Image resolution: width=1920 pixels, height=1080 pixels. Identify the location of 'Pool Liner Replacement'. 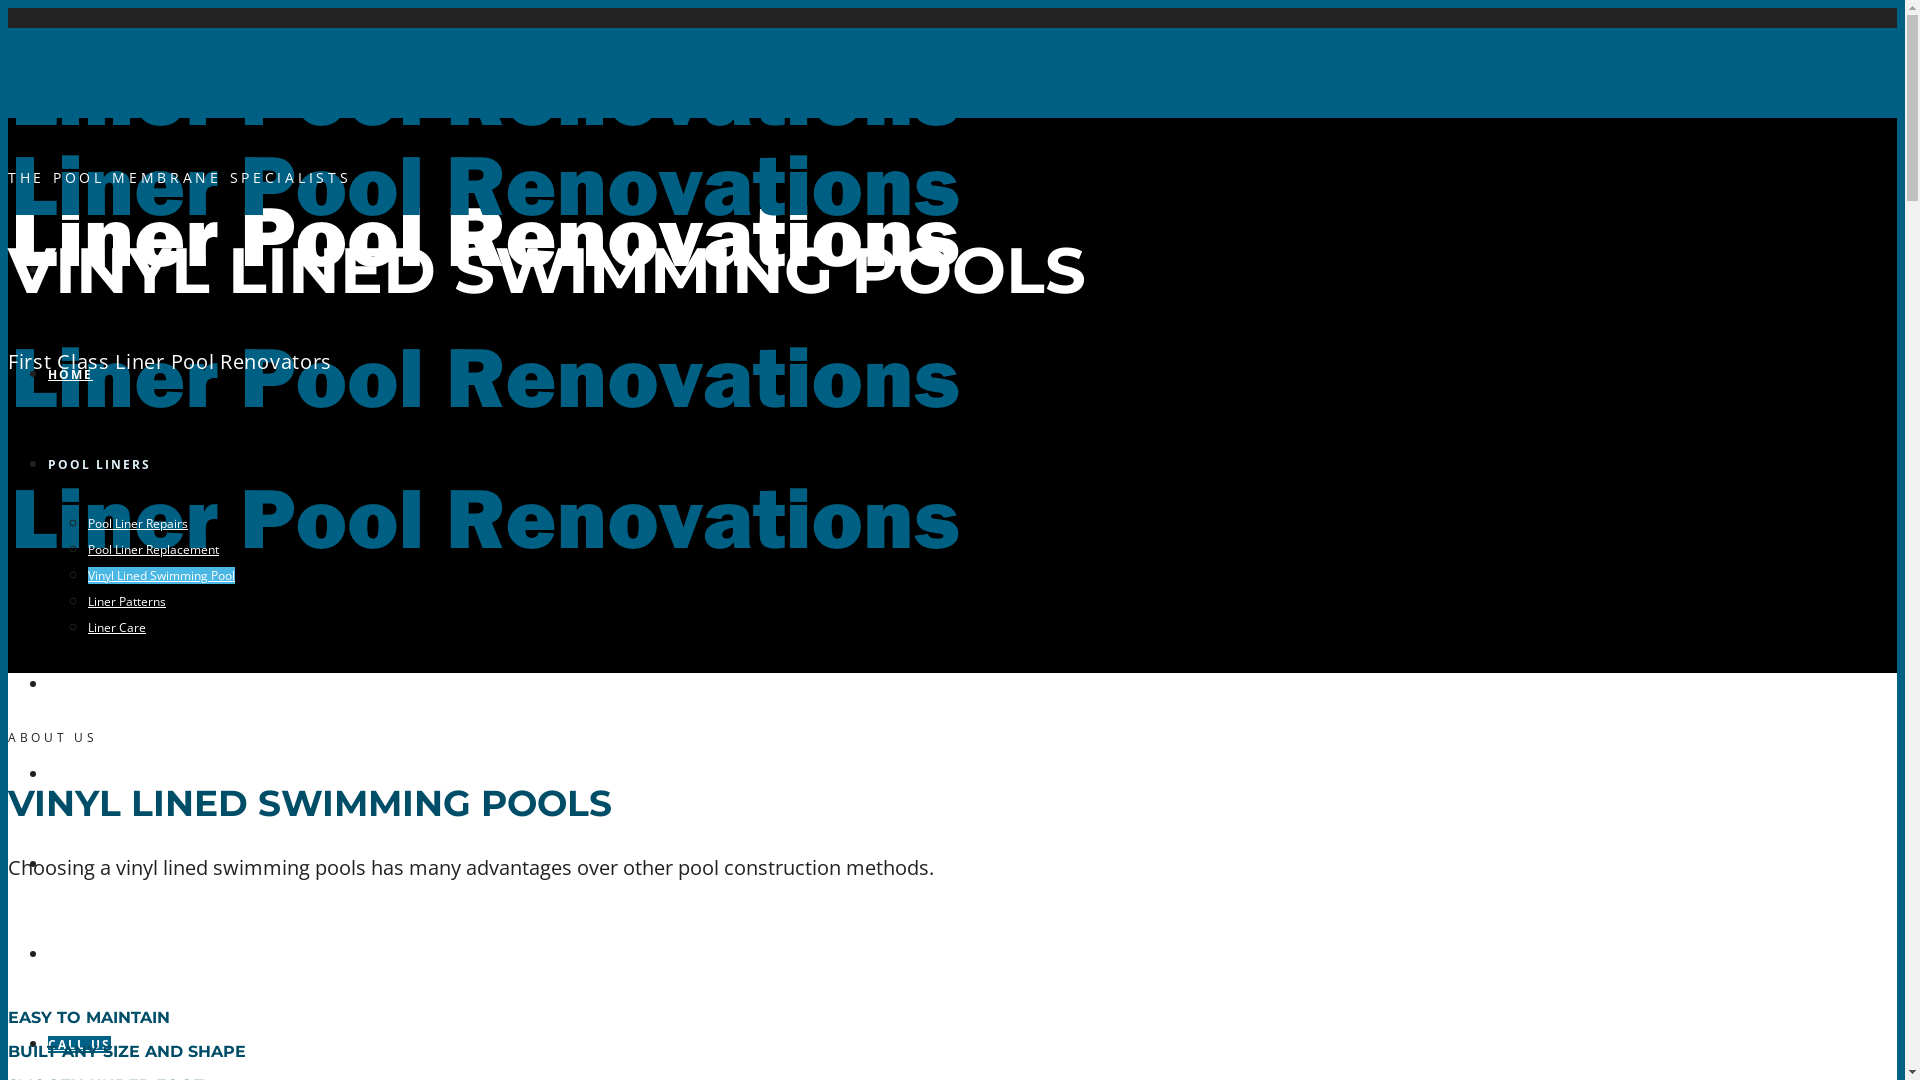
(152, 549).